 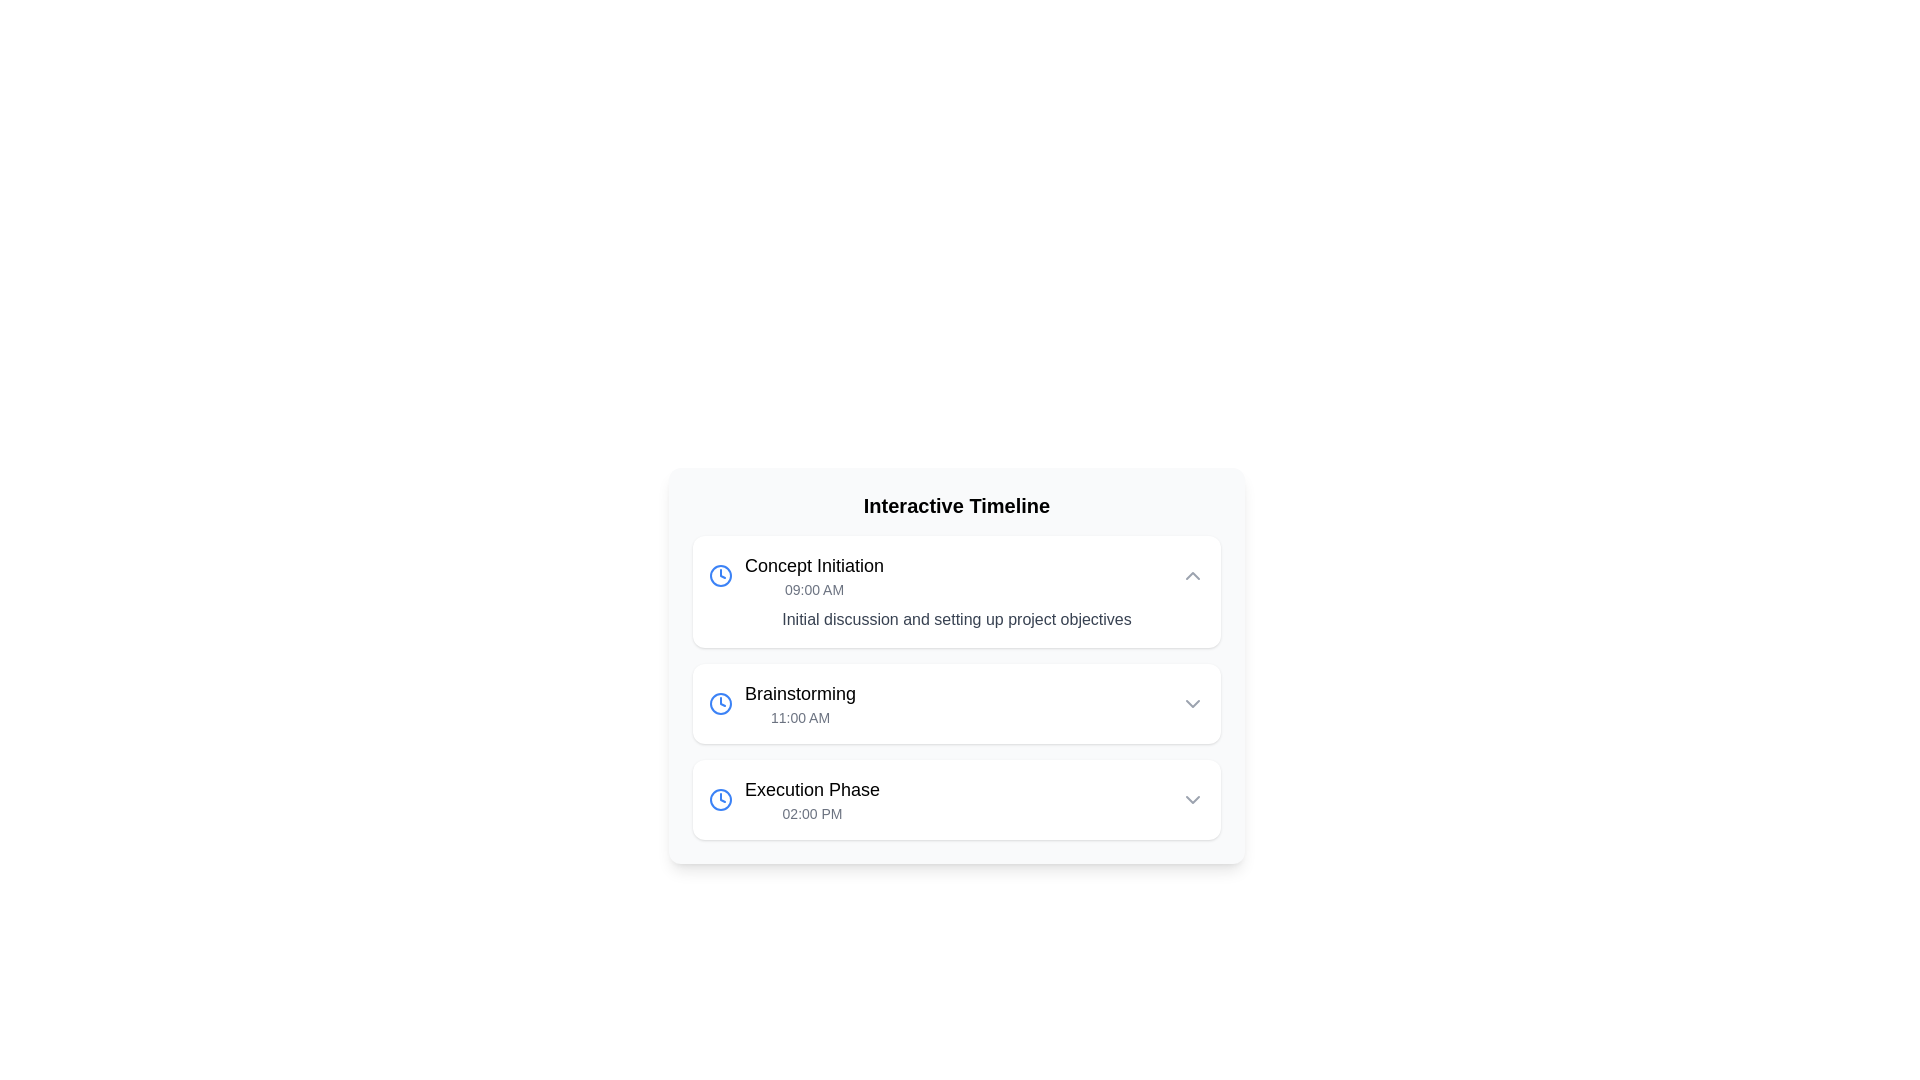 What do you see at coordinates (955, 686) in the screenshot?
I see `the second timeline entry labeled 'Brainstorming' at 11:00 AM in the 'Interactive Timeline' component` at bounding box center [955, 686].